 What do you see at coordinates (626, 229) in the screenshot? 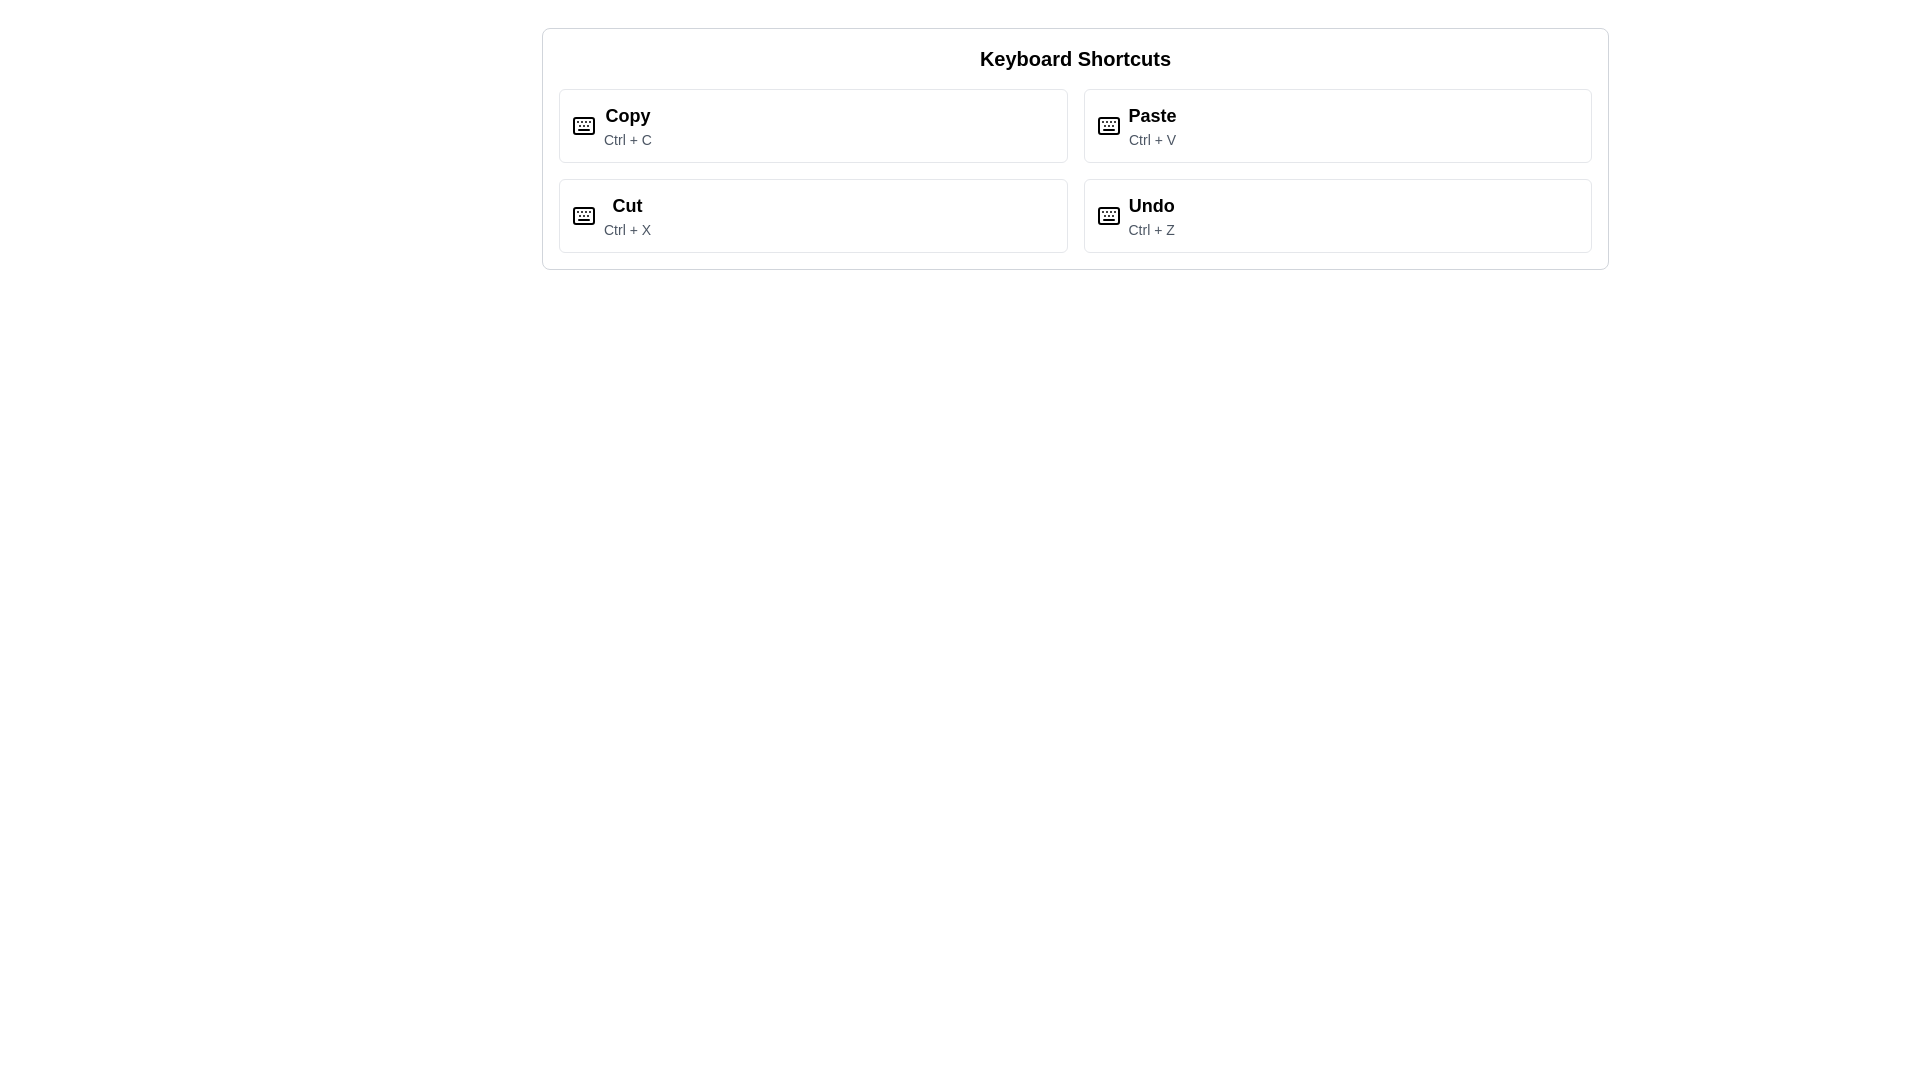
I see `the static text displaying the shortcut 'Ctrl + X', which is located beneath the 'Cut' label in a gray color scheme with a smaller font size` at bounding box center [626, 229].